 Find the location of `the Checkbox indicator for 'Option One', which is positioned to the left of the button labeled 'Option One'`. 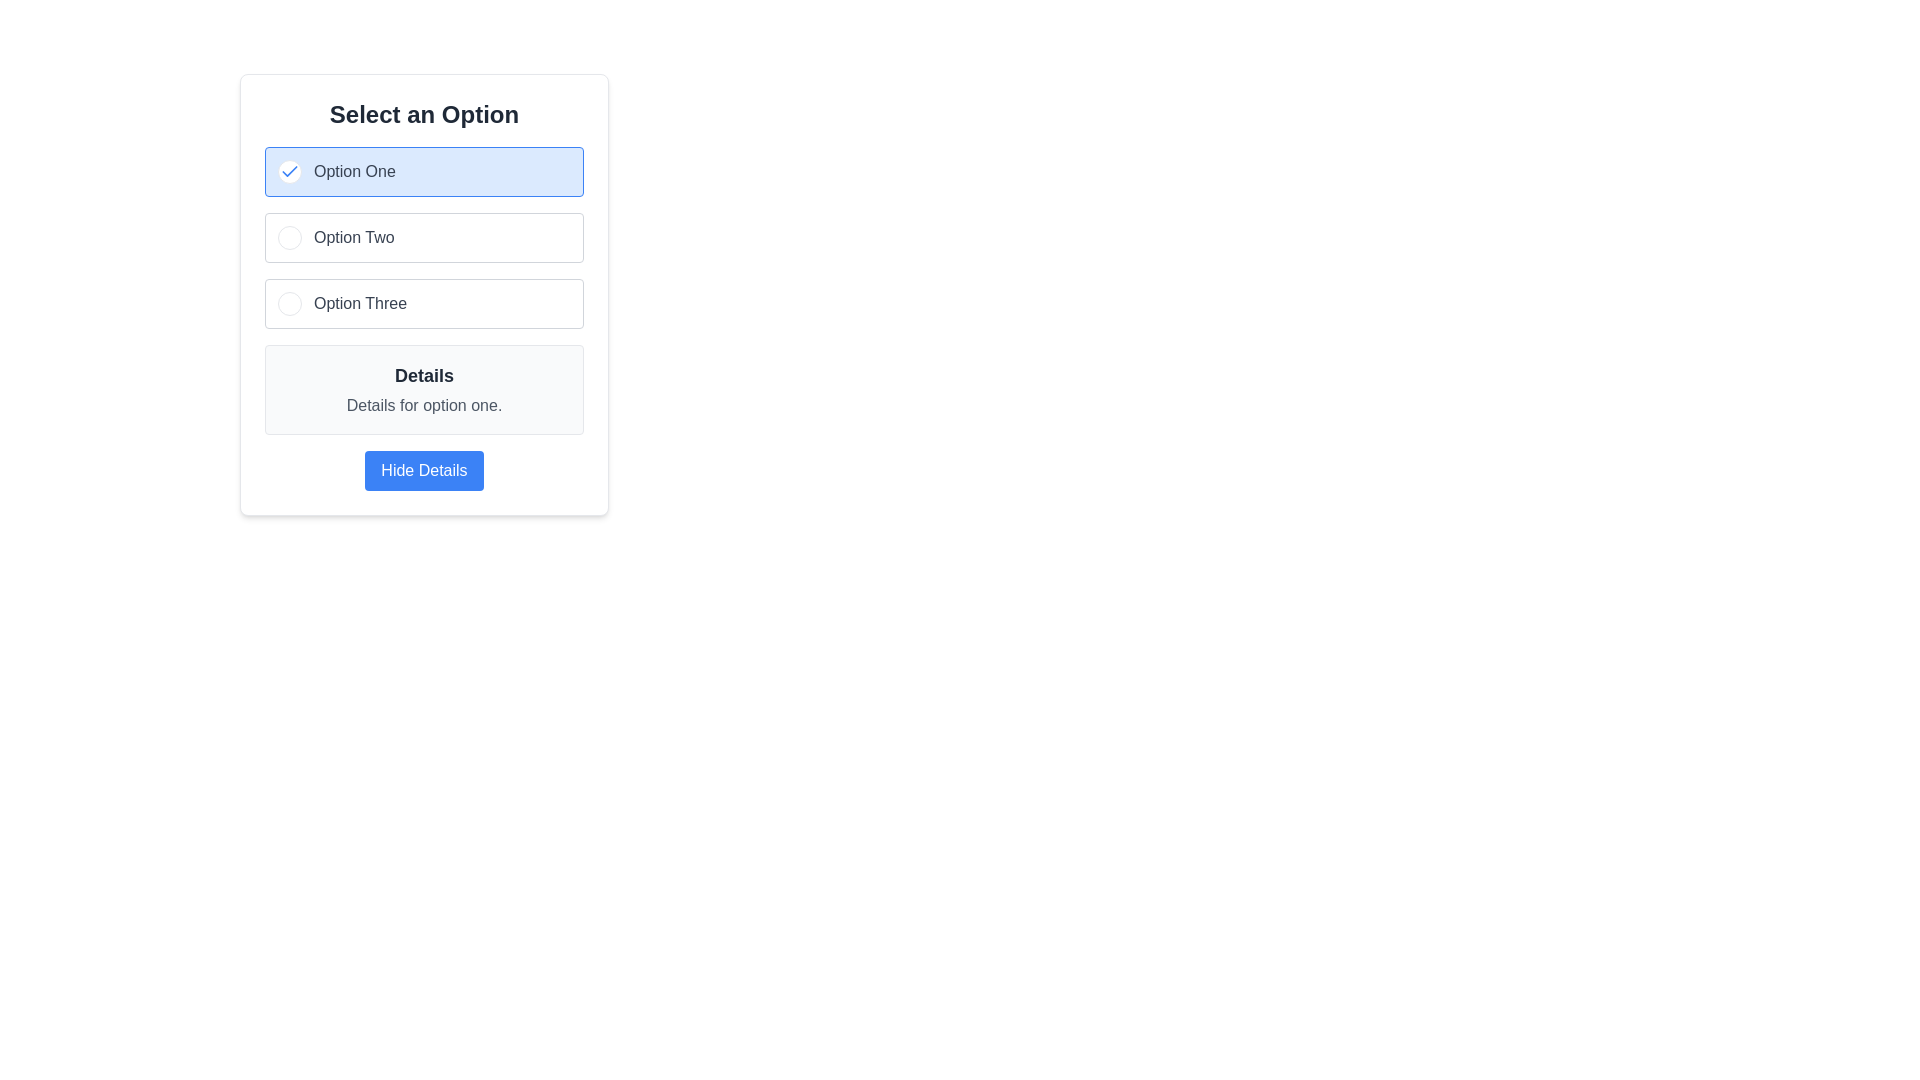

the Checkbox indicator for 'Option One', which is positioned to the left of the button labeled 'Option One' is located at coordinates (288, 171).